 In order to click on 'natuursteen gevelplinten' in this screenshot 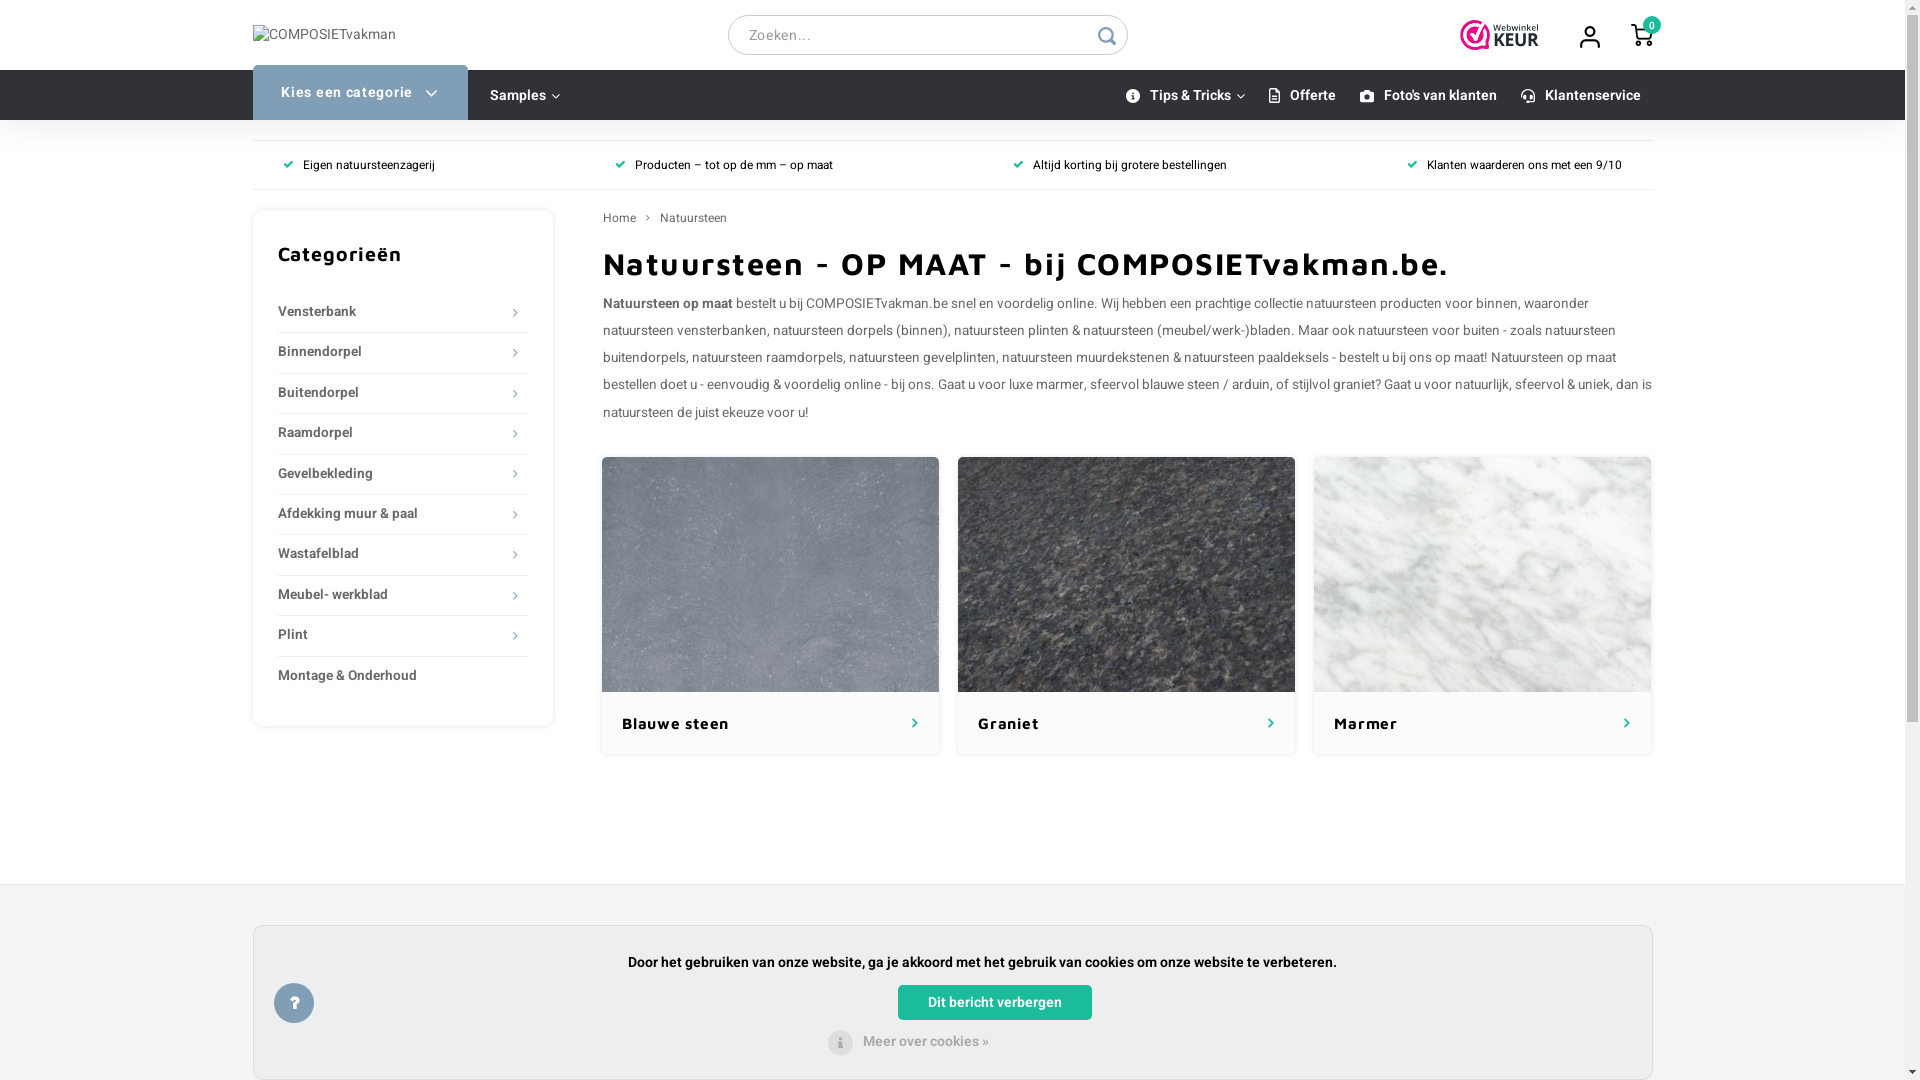, I will do `click(920, 357)`.